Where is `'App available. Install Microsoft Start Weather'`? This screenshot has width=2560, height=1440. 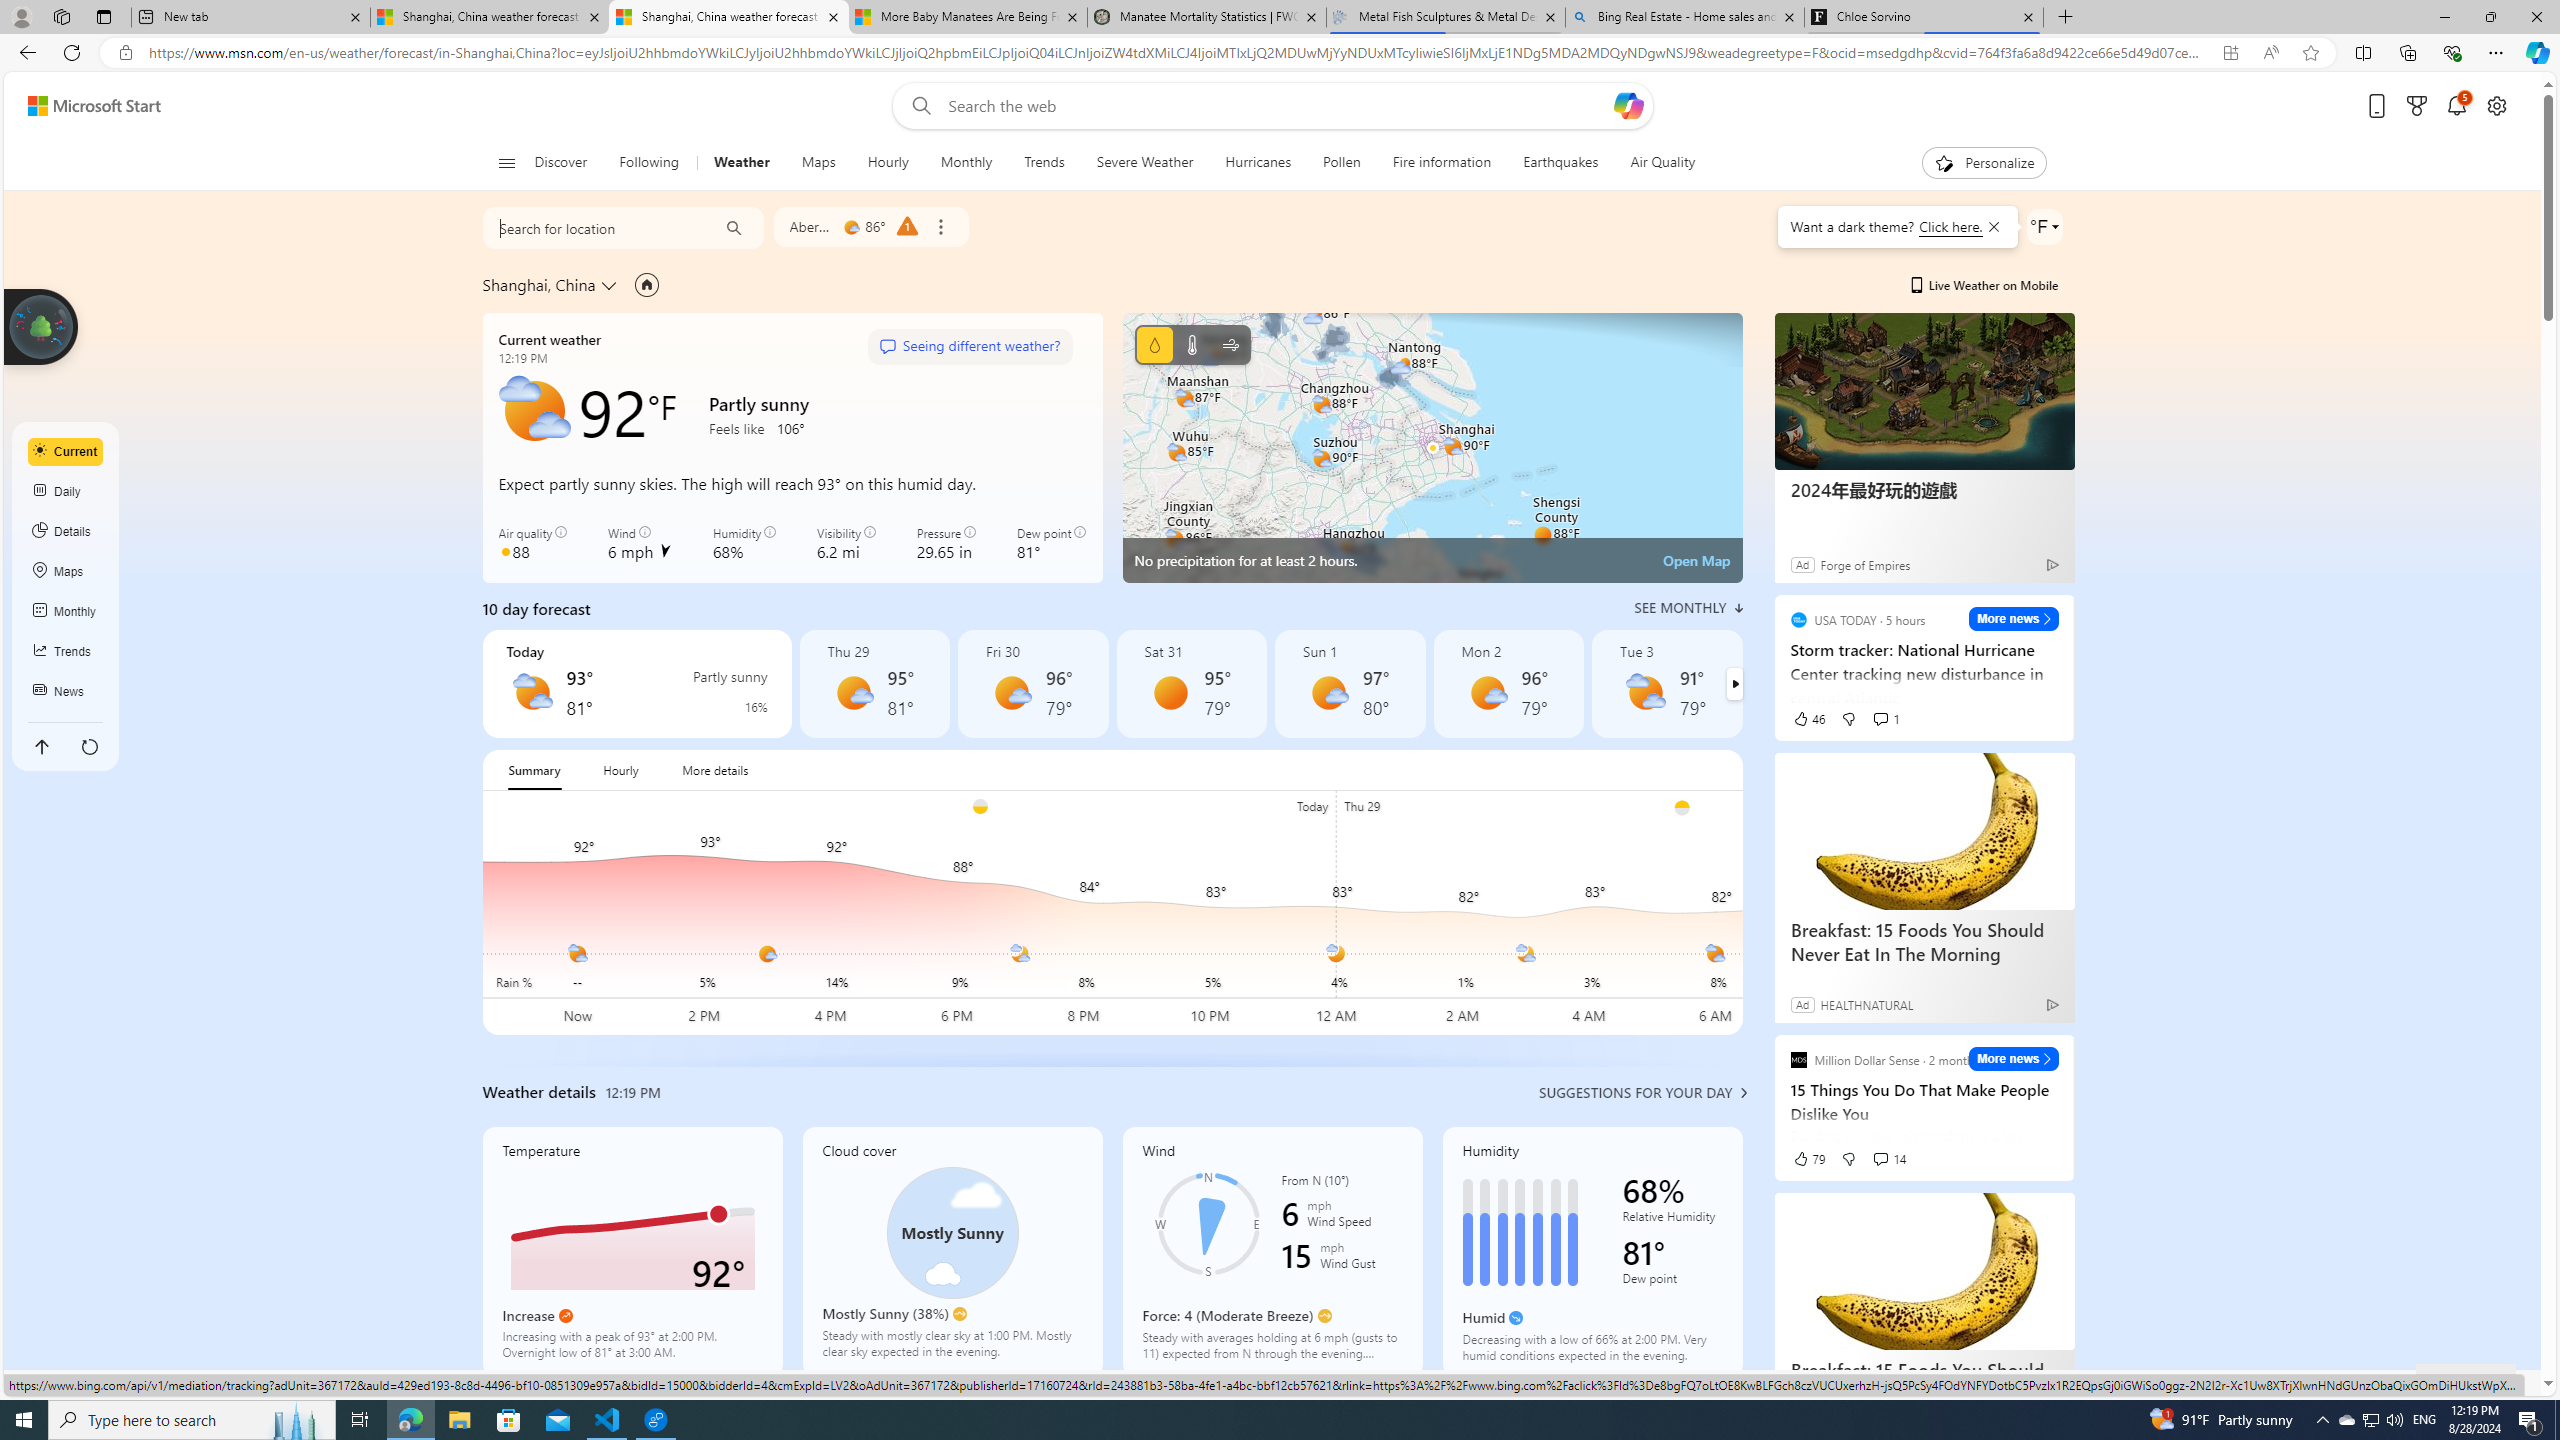 'App available. Install Microsoft Start Weather' is located at coordinates (2230, 53).